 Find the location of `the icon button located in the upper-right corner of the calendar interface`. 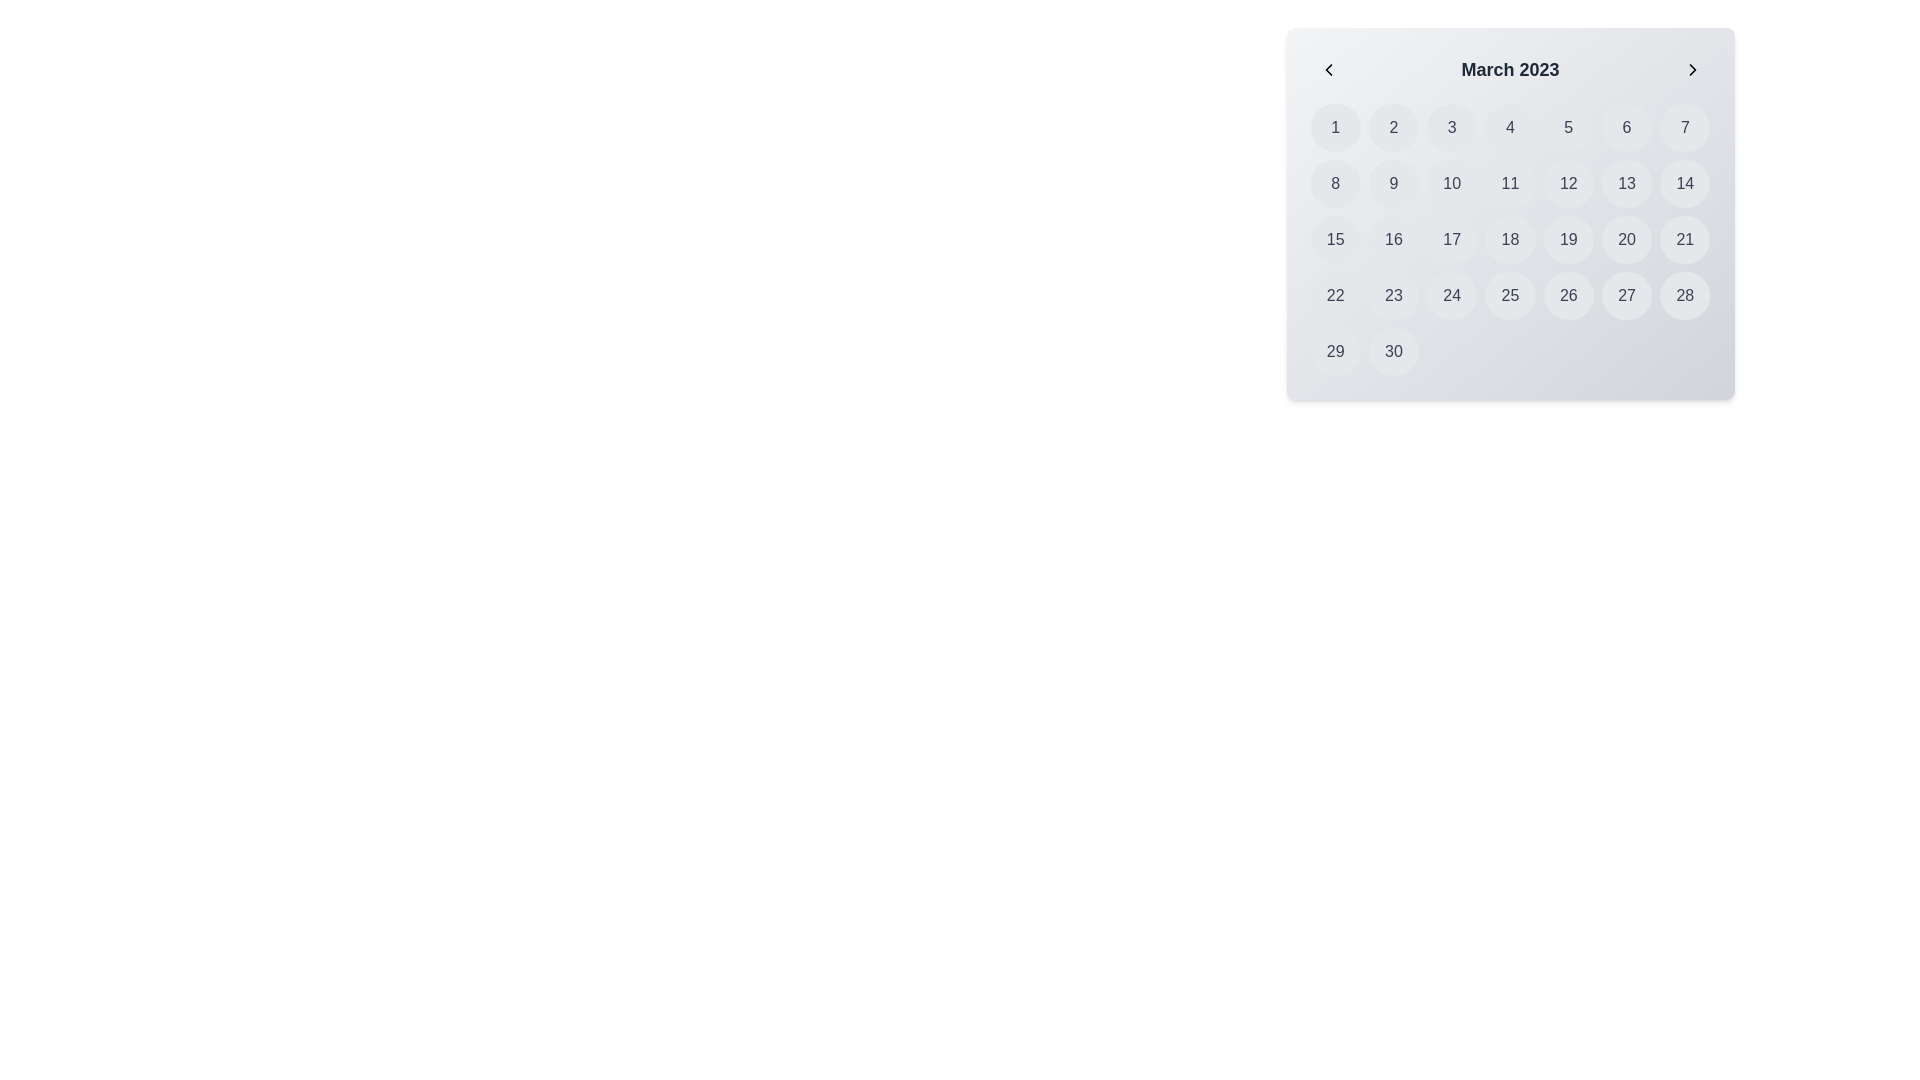

the icon button located in the upper-right corner of the calendar interface is located at coordinates (1691, 68).